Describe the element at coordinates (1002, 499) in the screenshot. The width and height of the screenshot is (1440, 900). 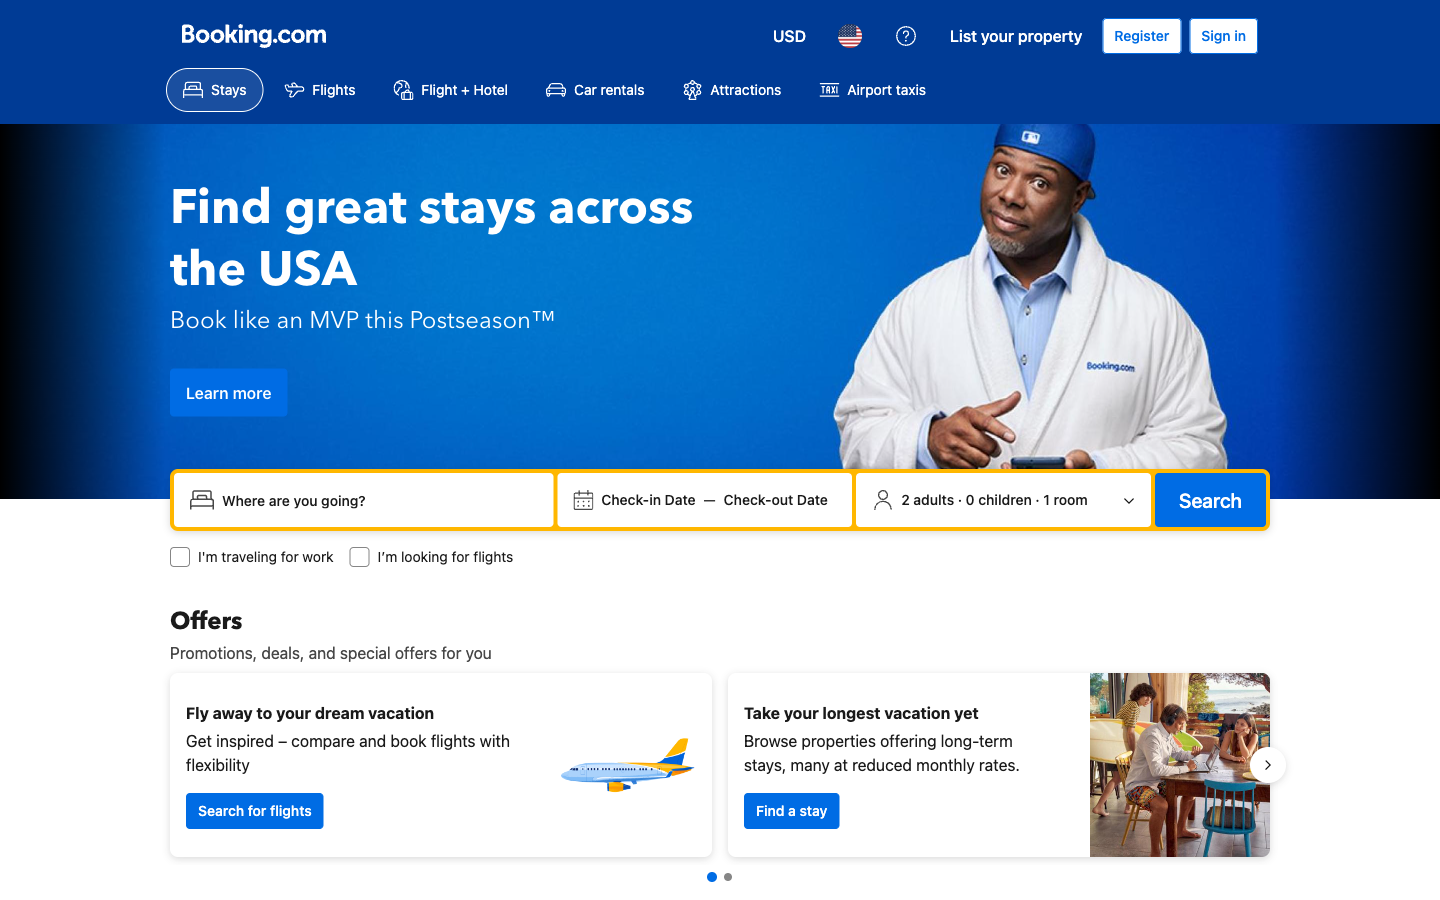
I see `Update the number of inhabitants in the room` at that location.